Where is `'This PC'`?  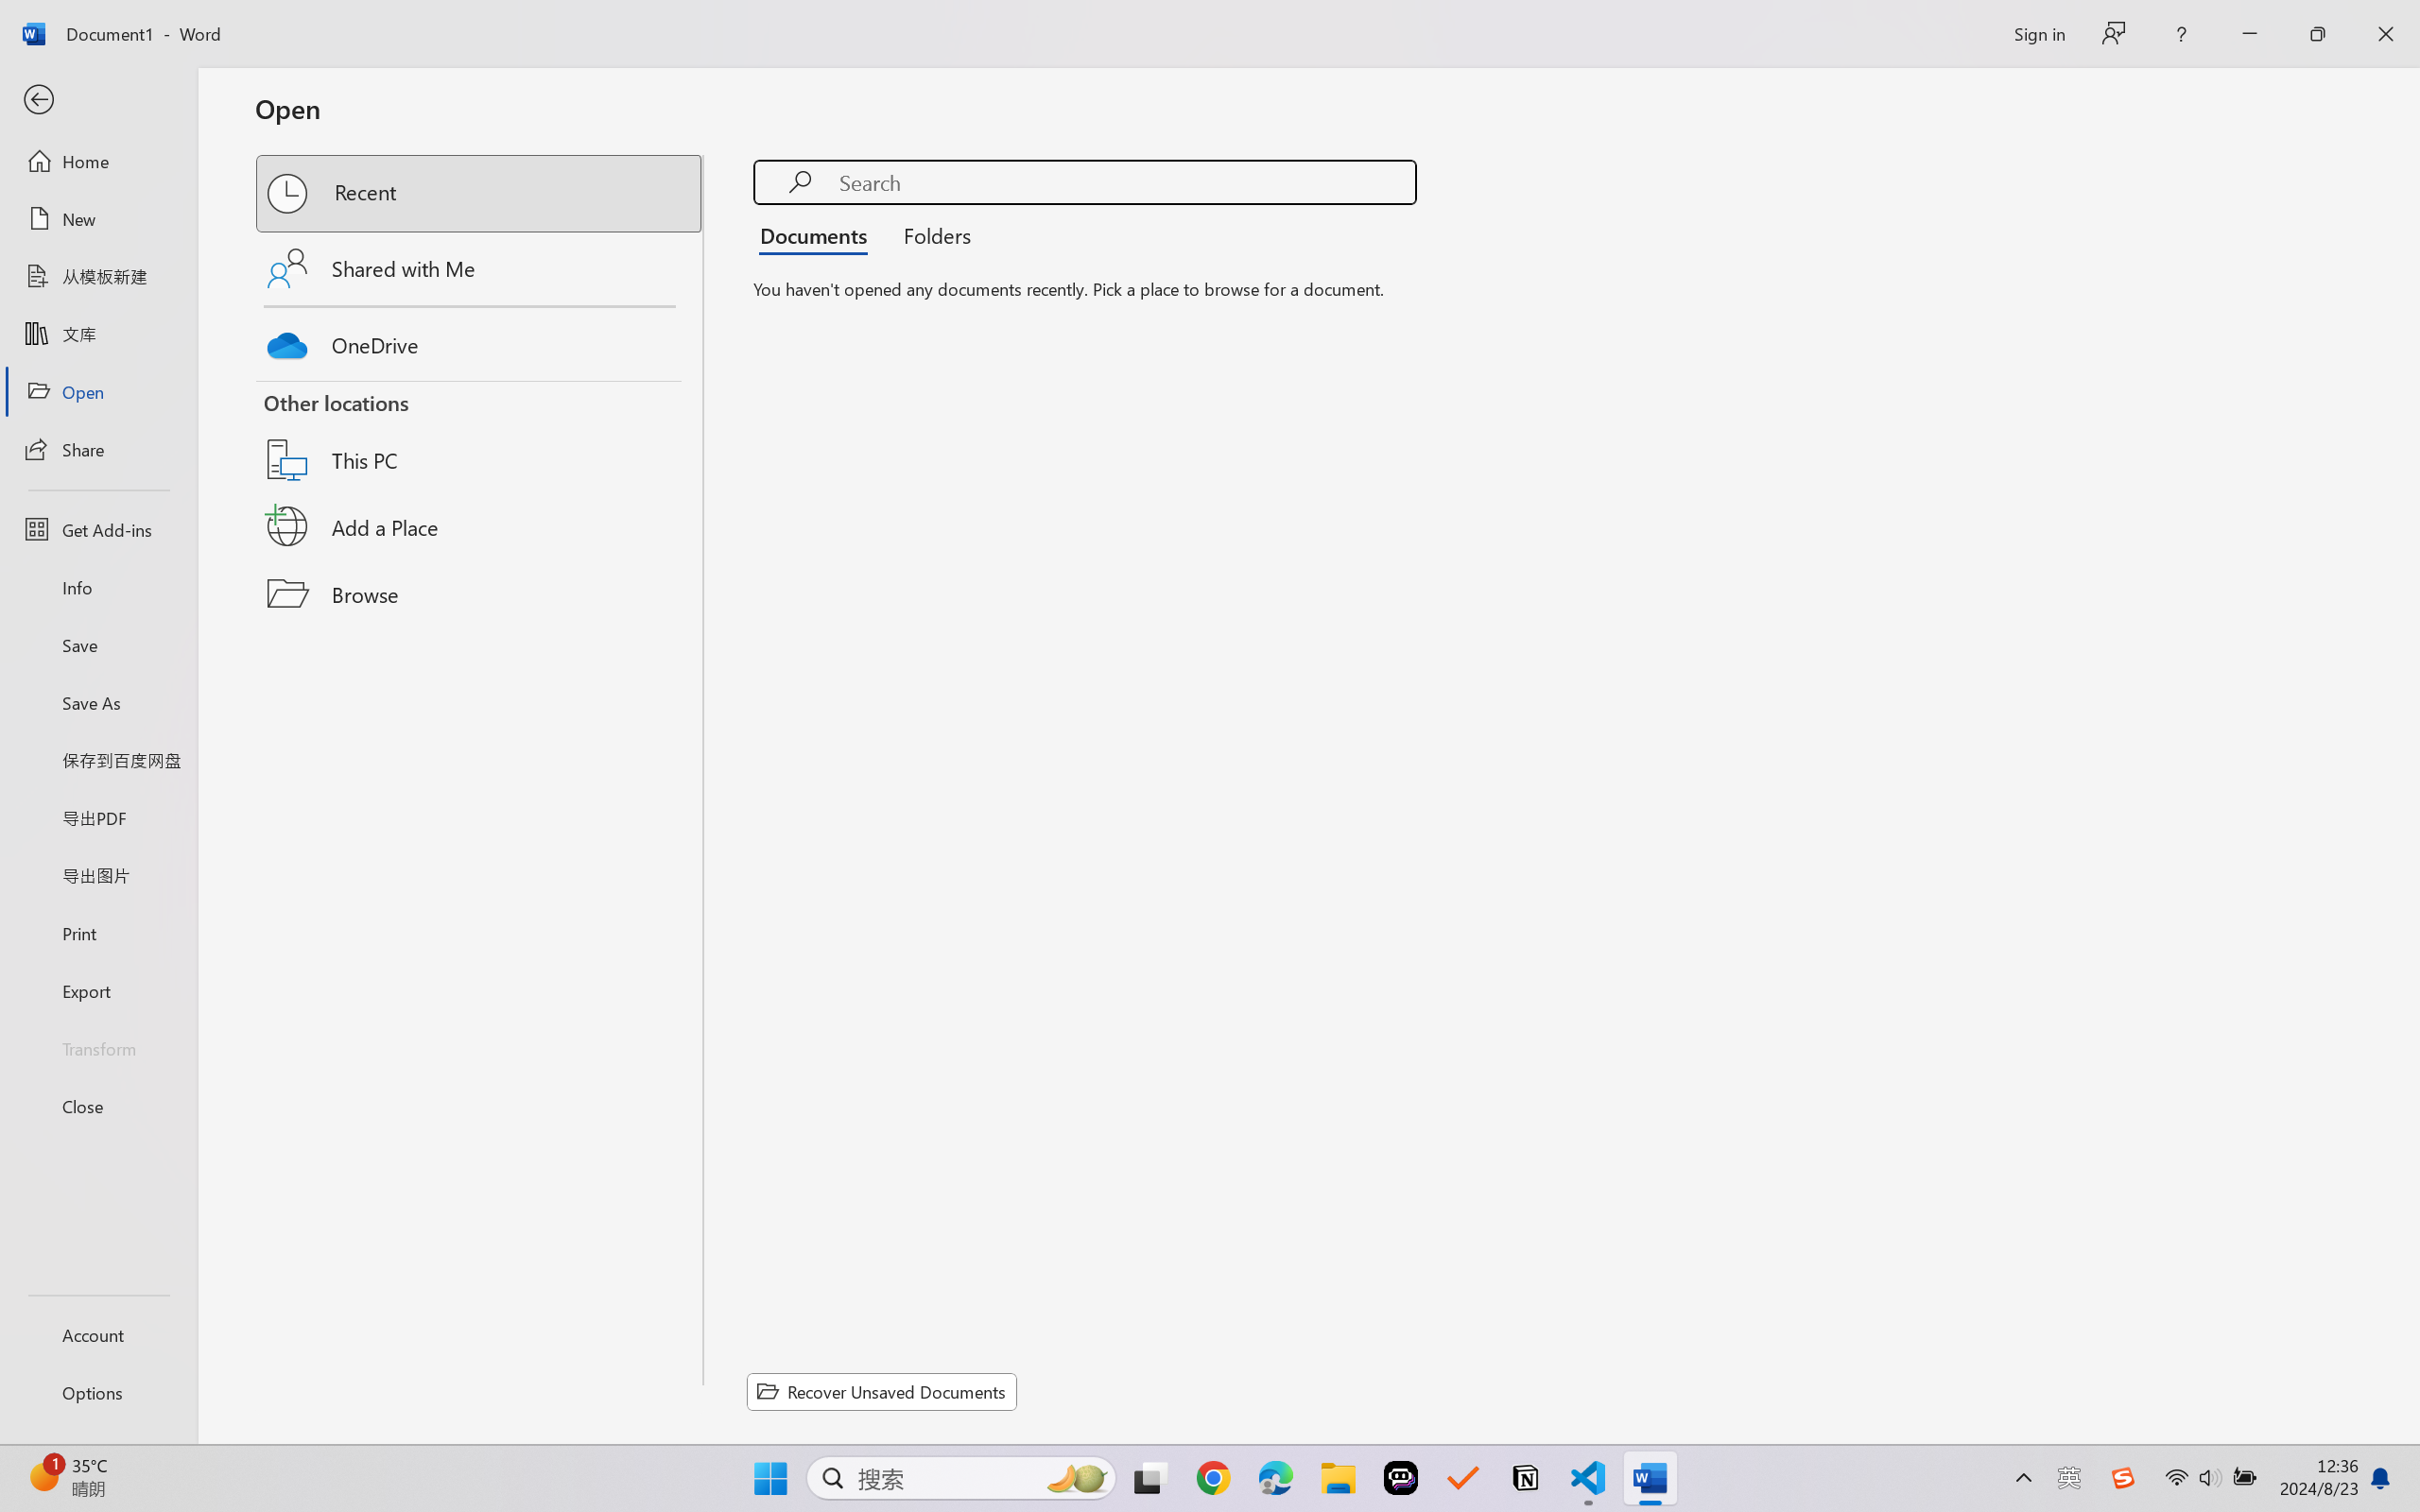 'This PC' is located at coordinates (480, 435).